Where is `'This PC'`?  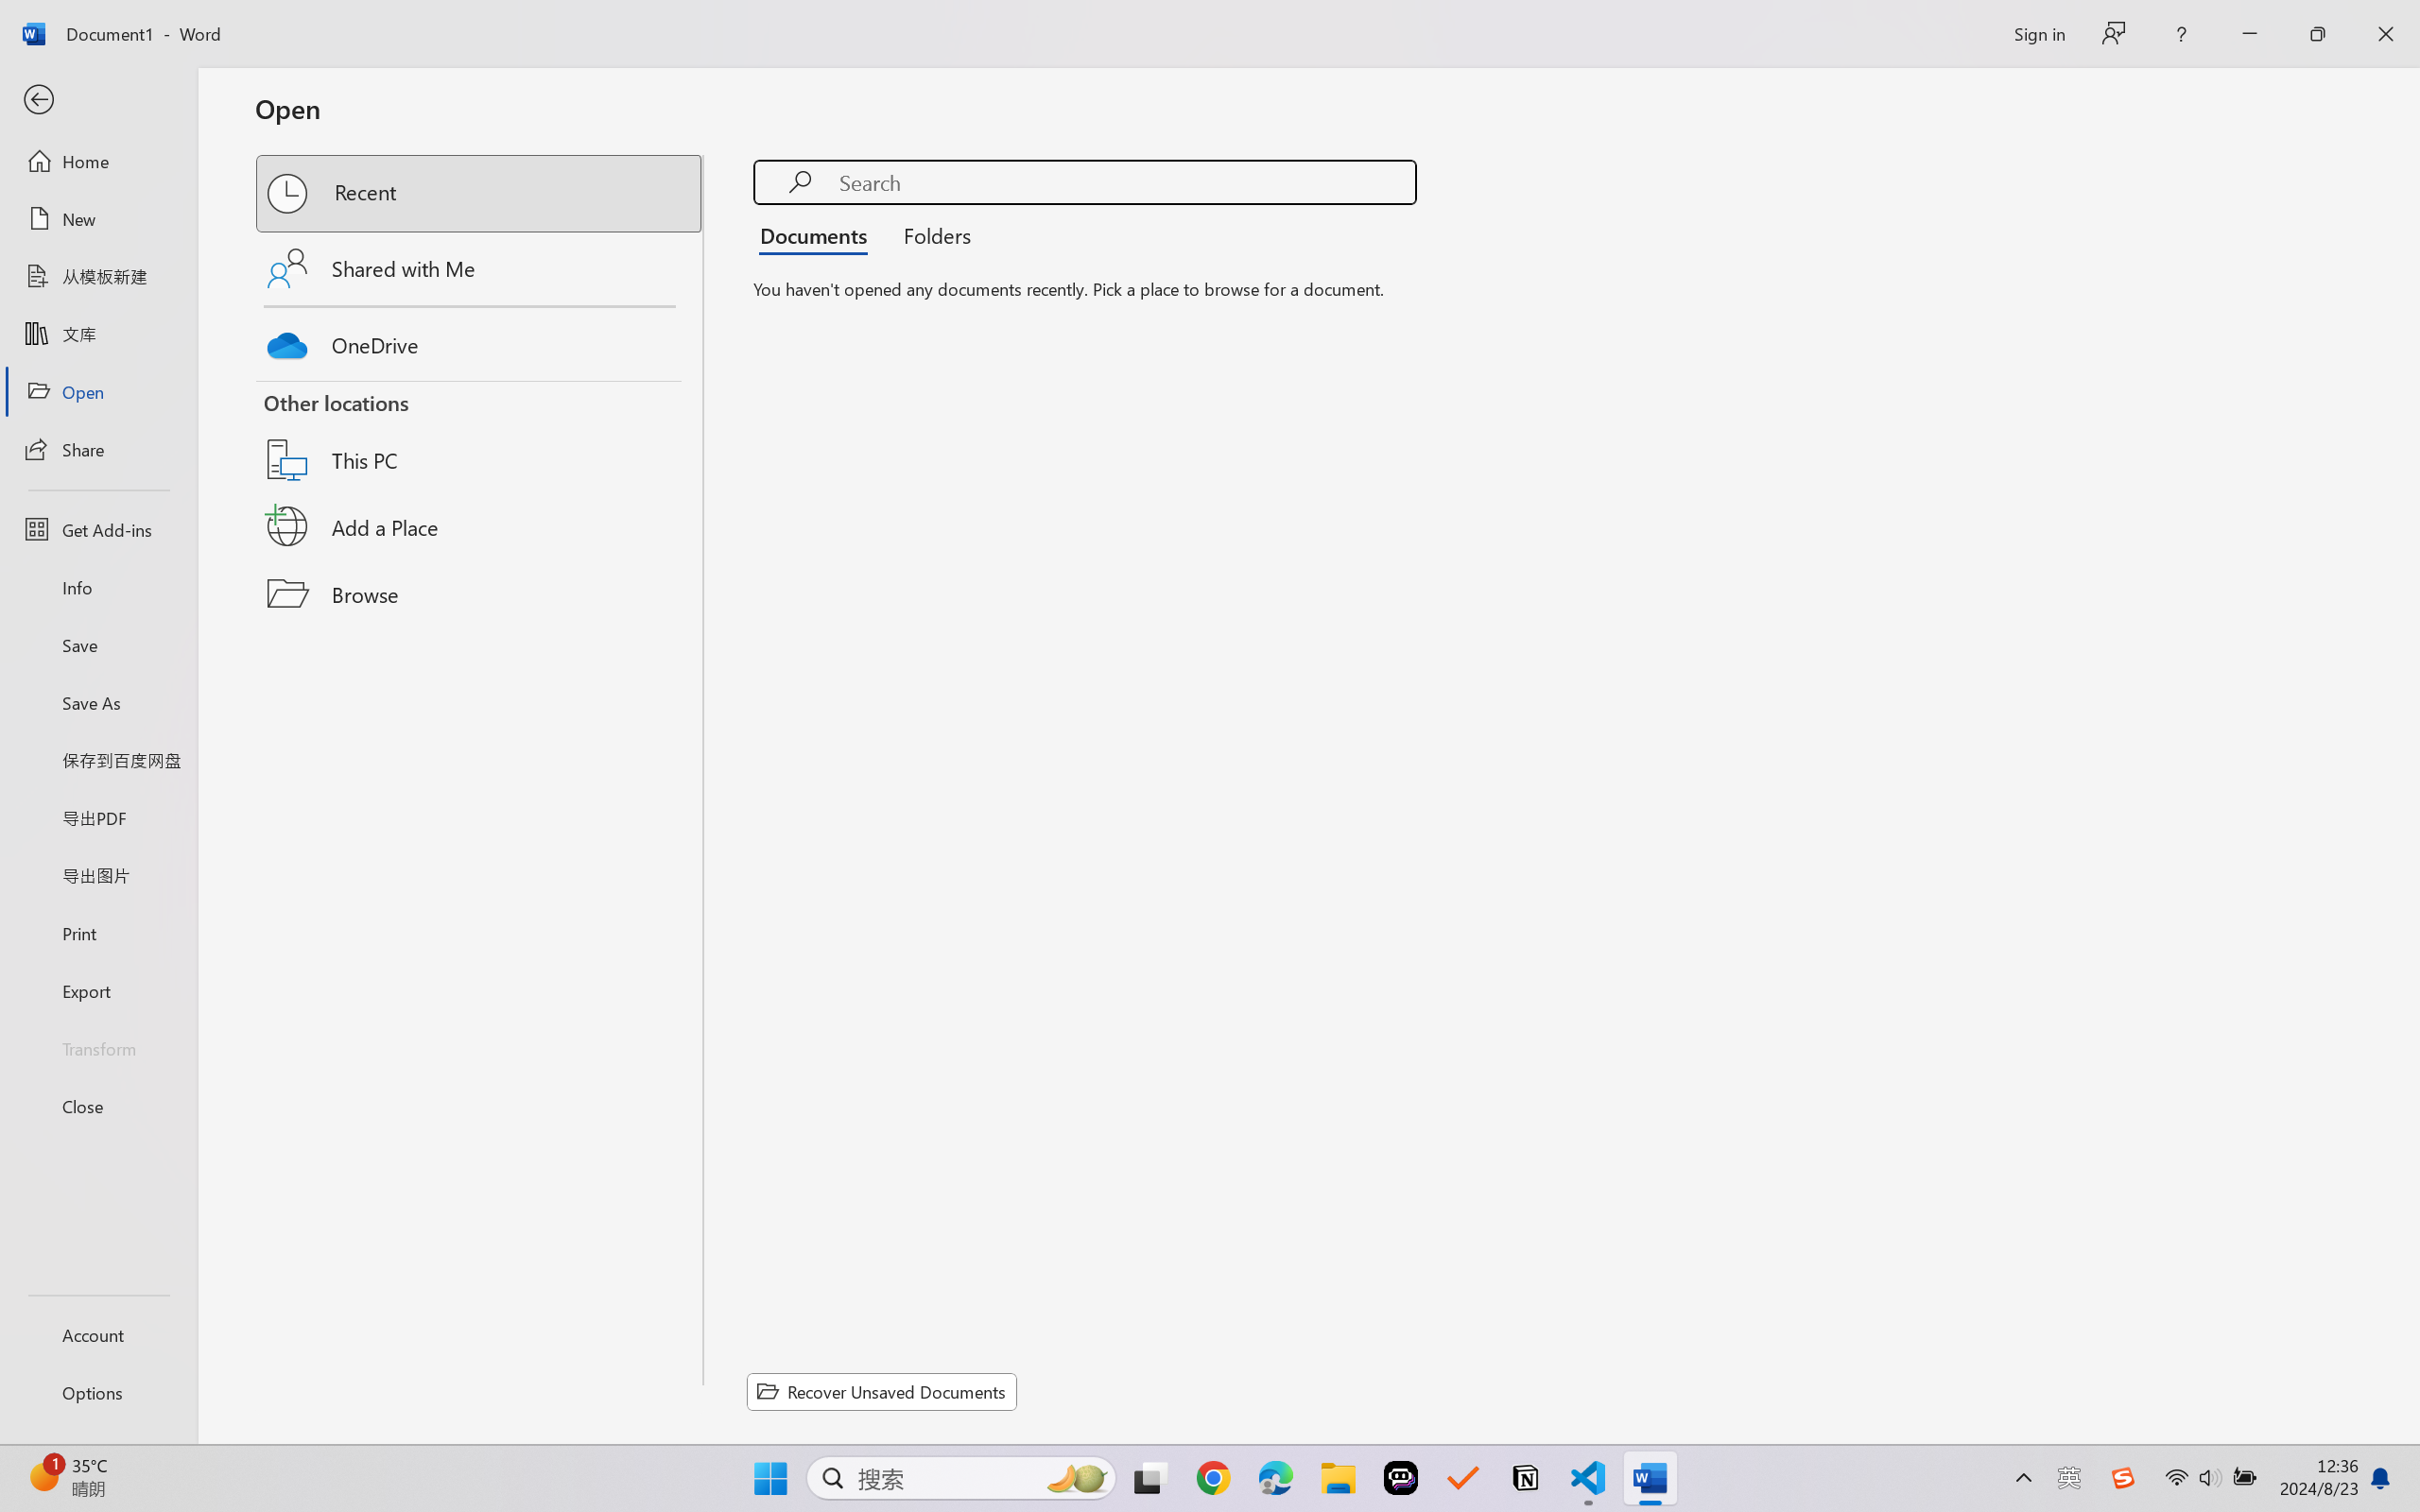 'This PC' is located at coordinates (480, 435).